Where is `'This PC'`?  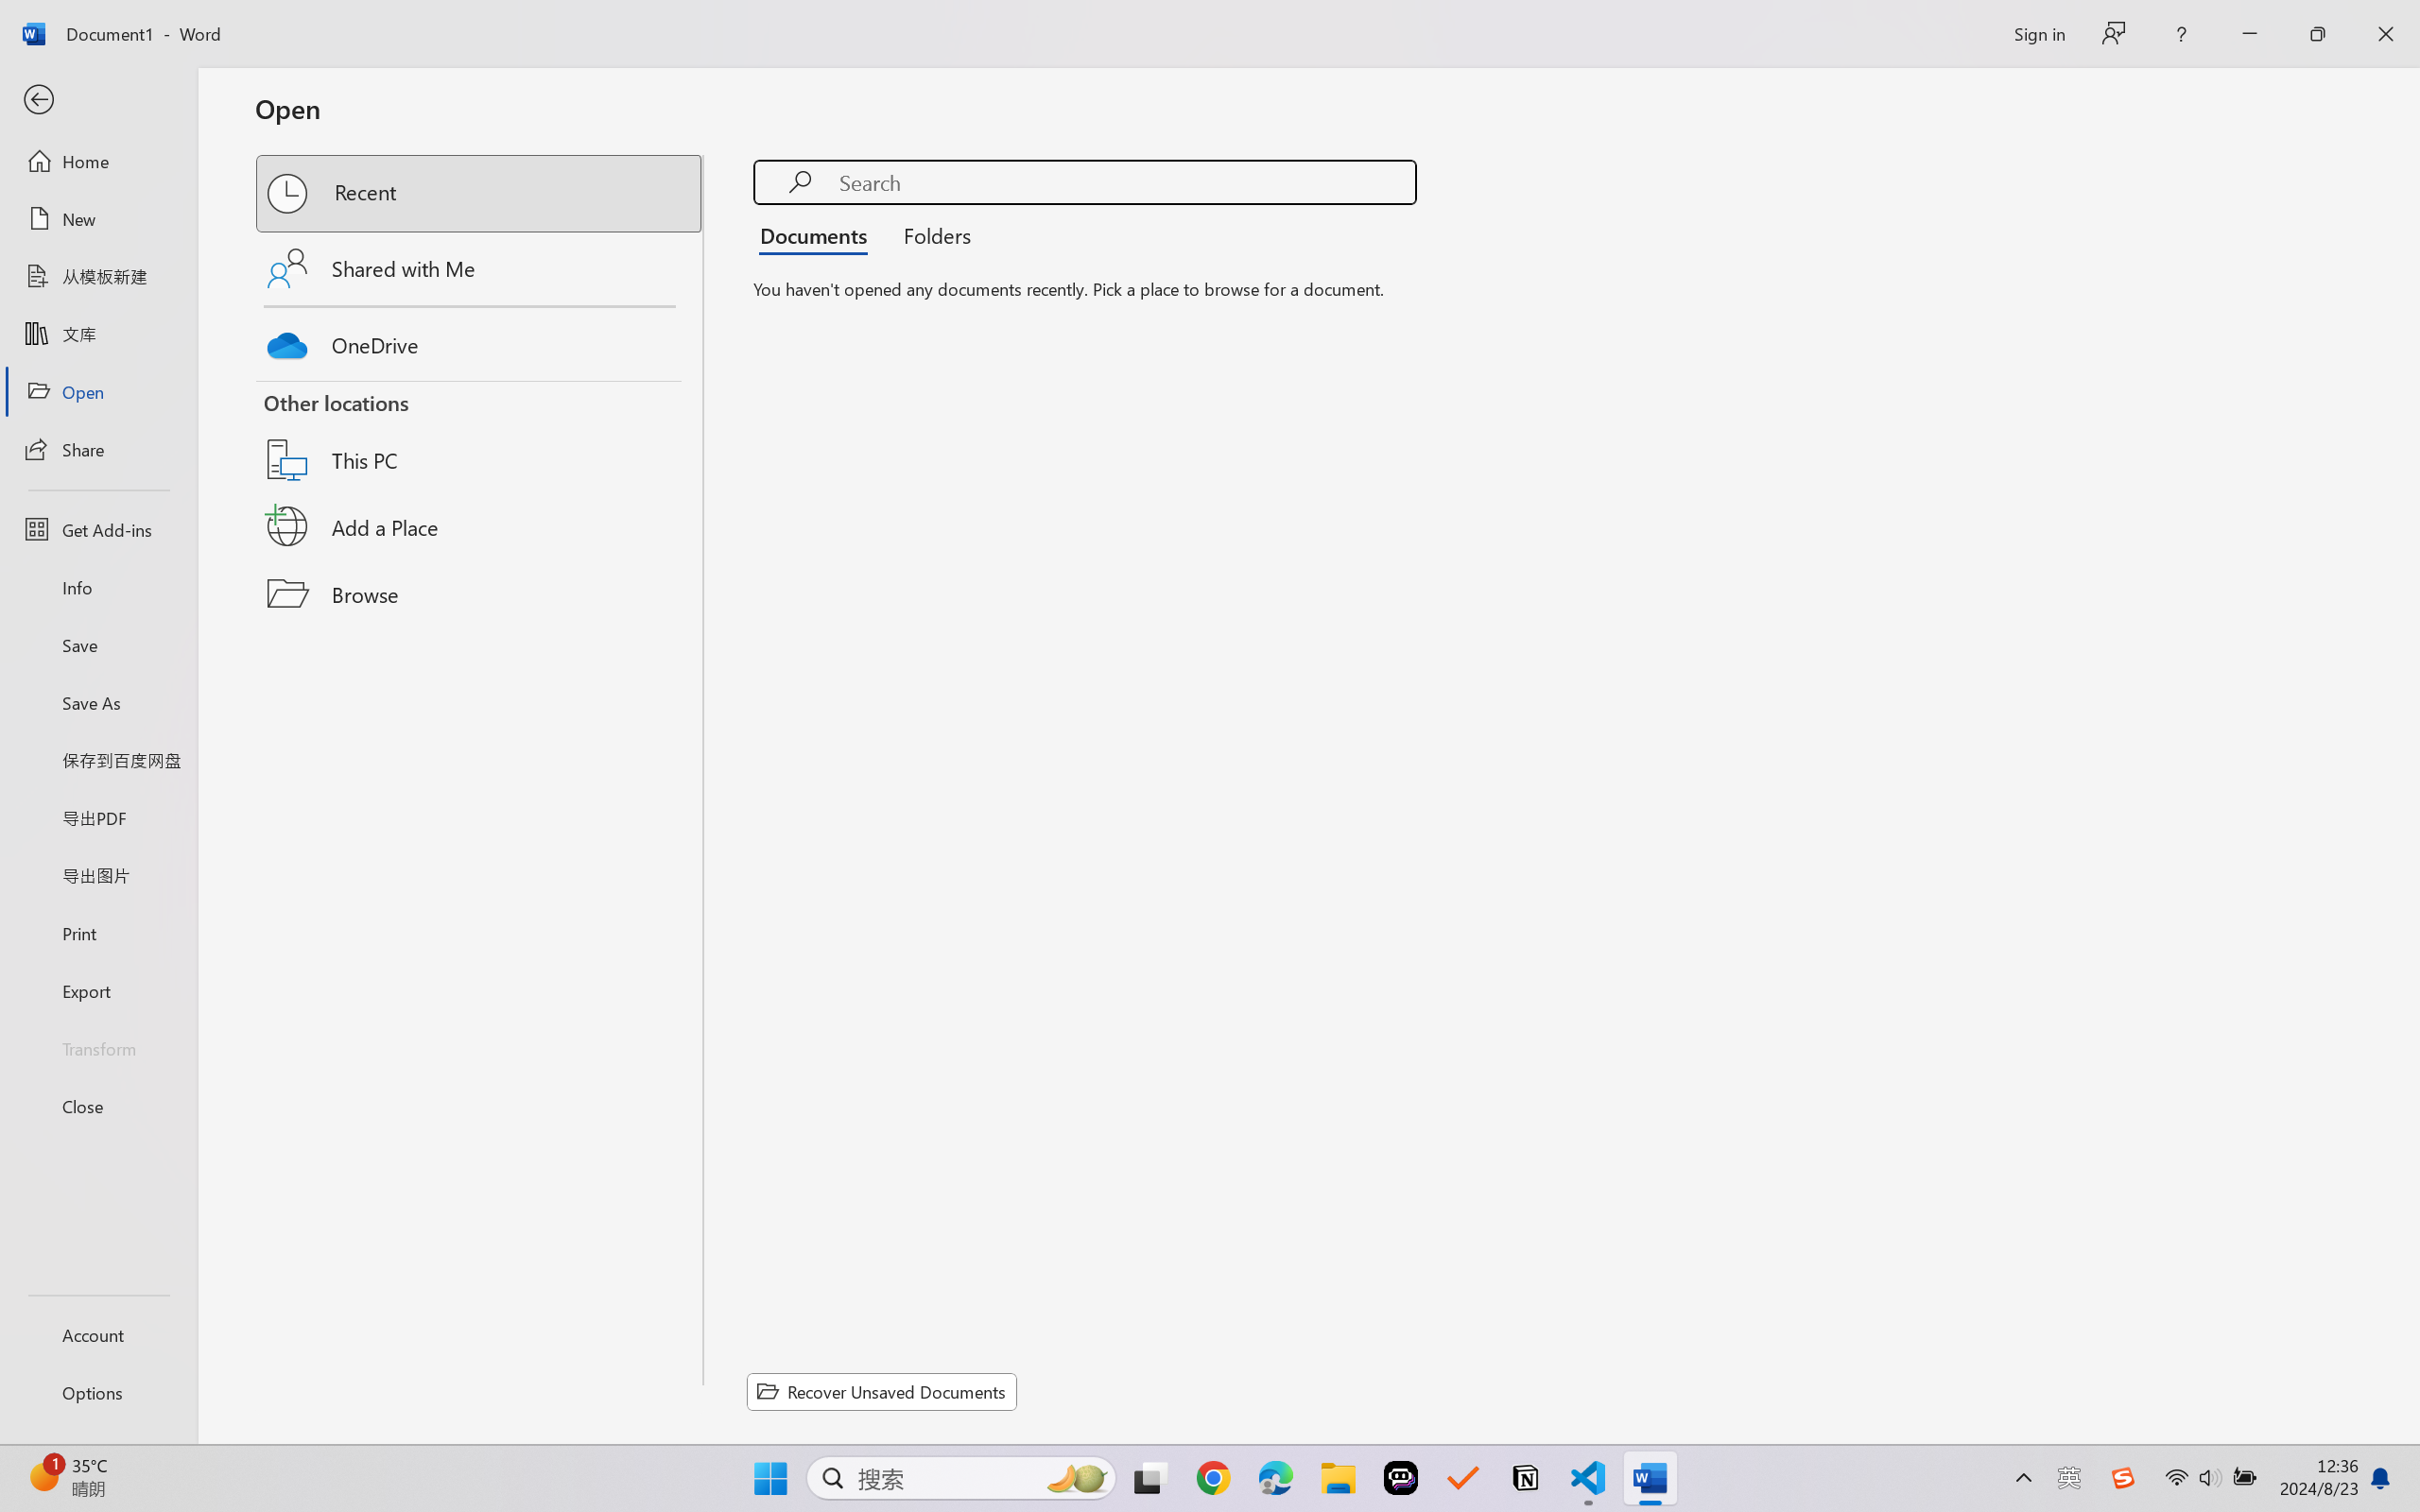 'This PC' is located at coordinates (480, 435).